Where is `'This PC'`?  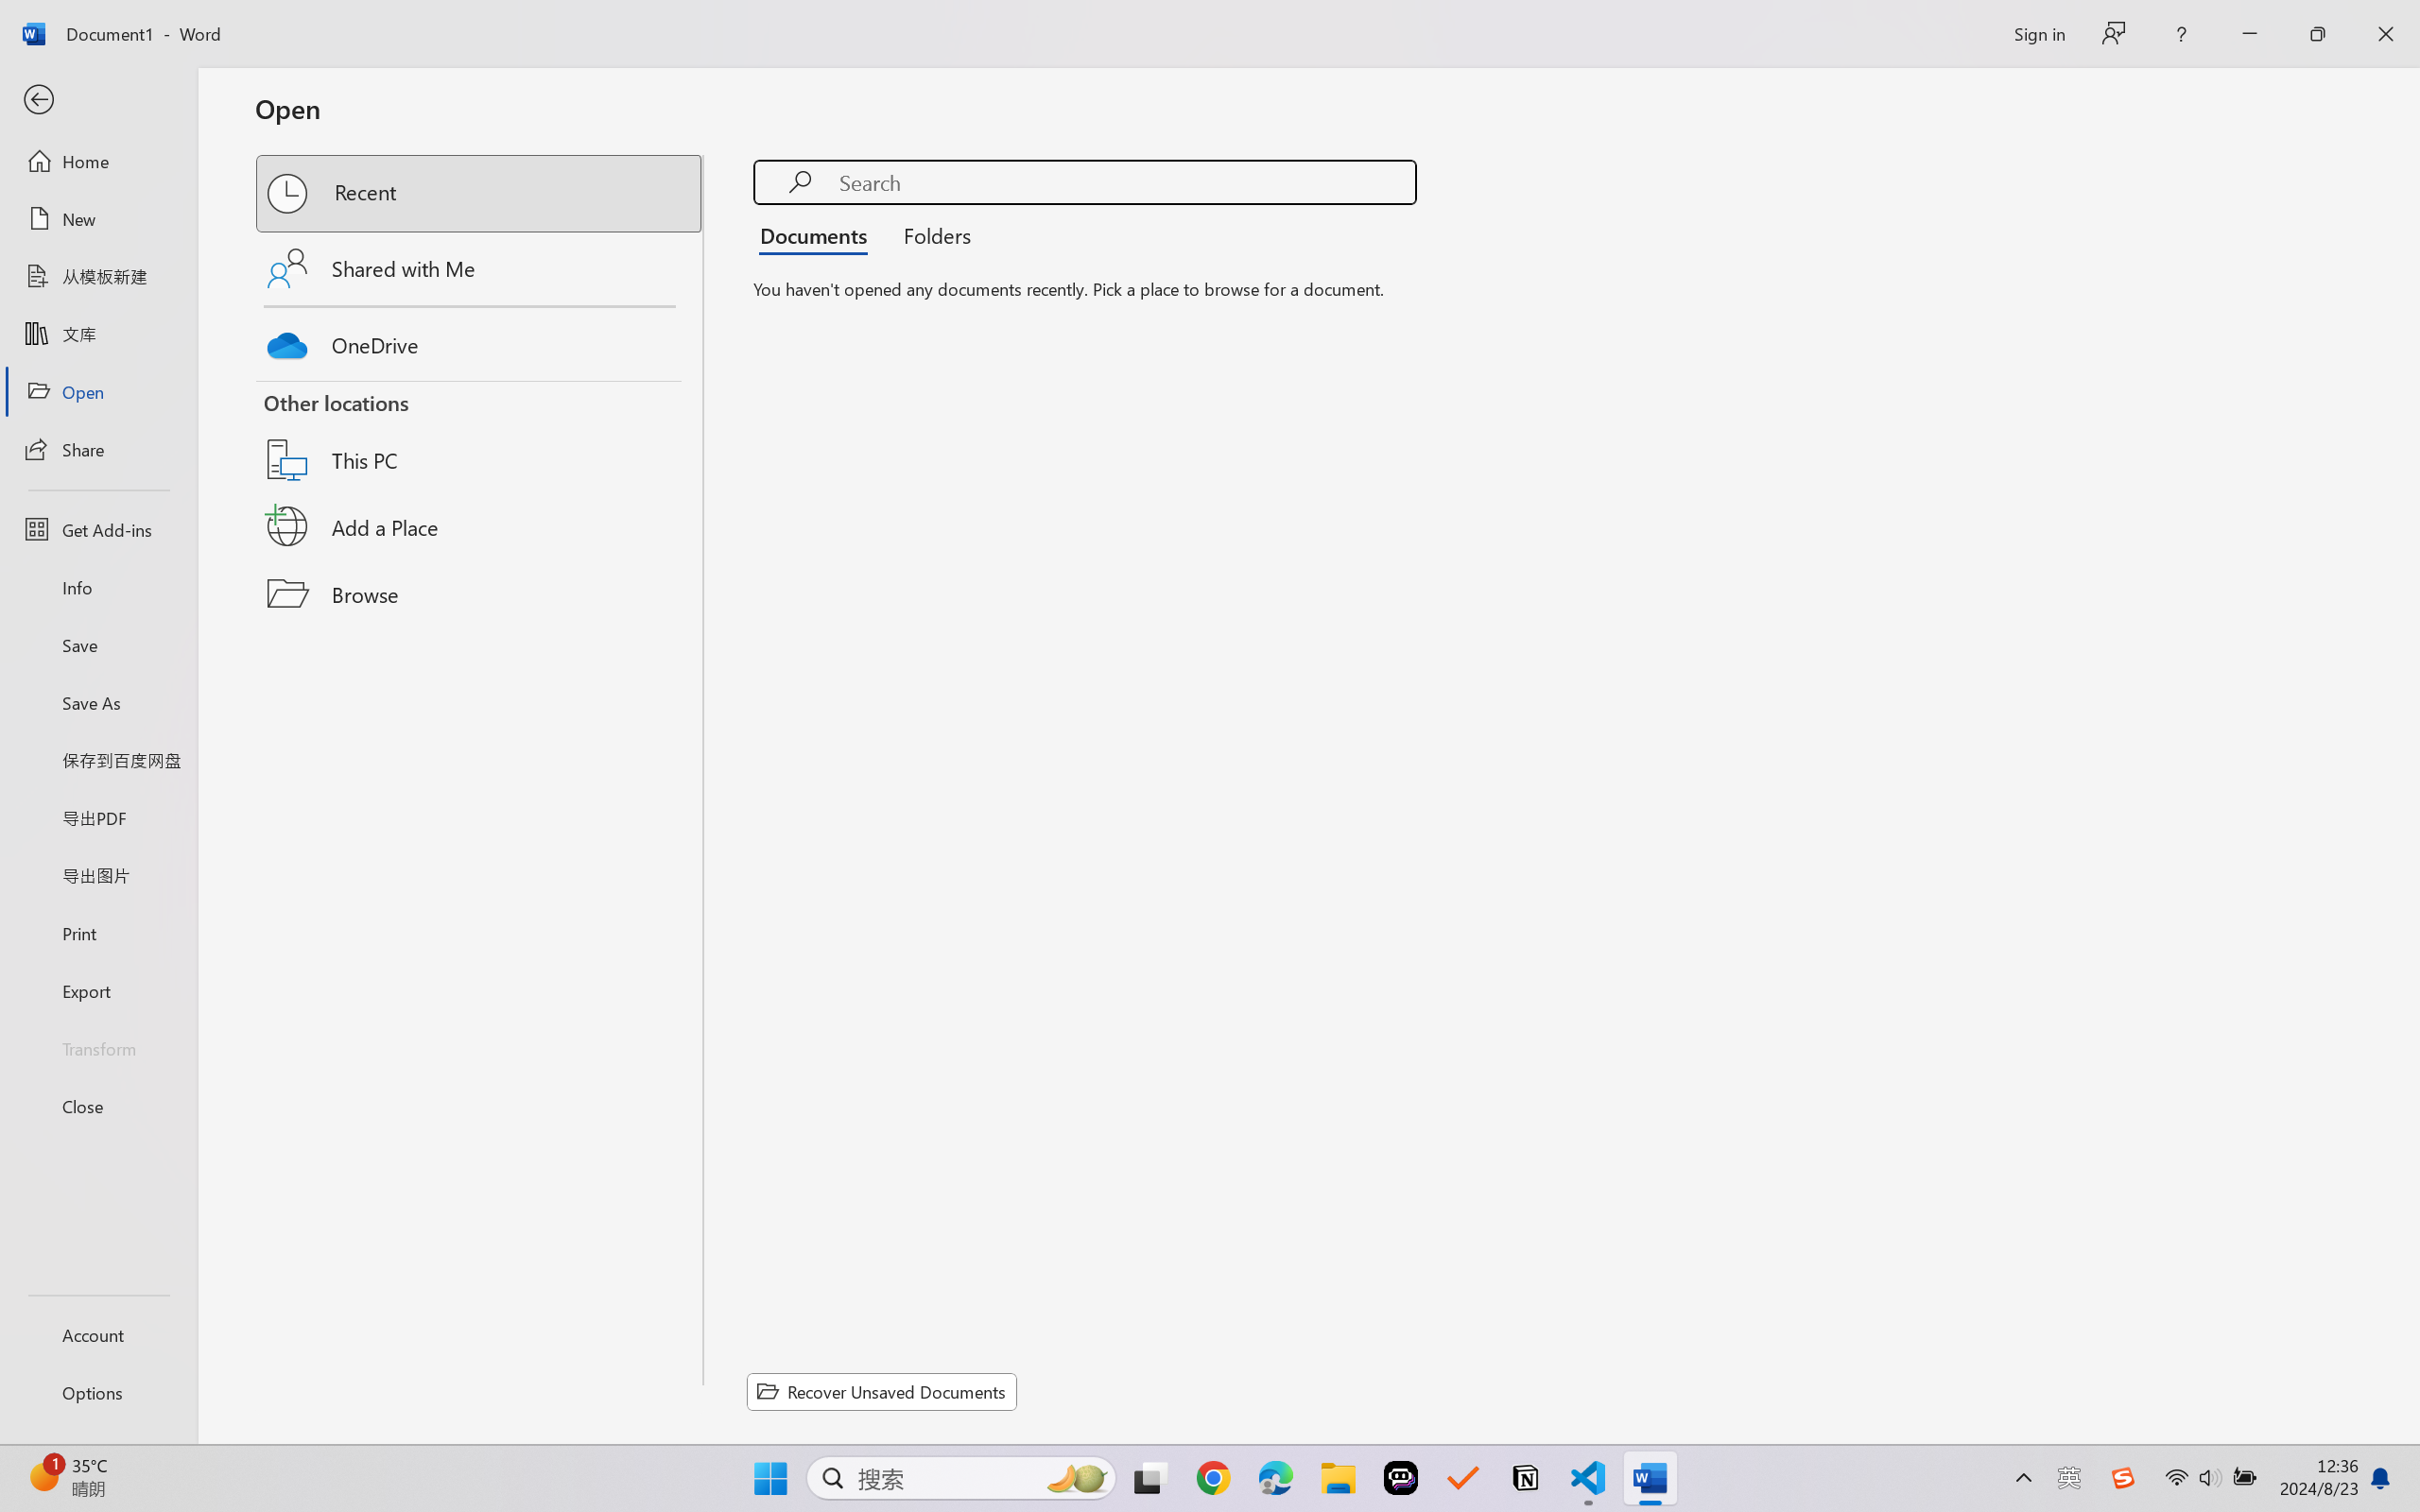 'This PC' is located at coordinates (480, 435).